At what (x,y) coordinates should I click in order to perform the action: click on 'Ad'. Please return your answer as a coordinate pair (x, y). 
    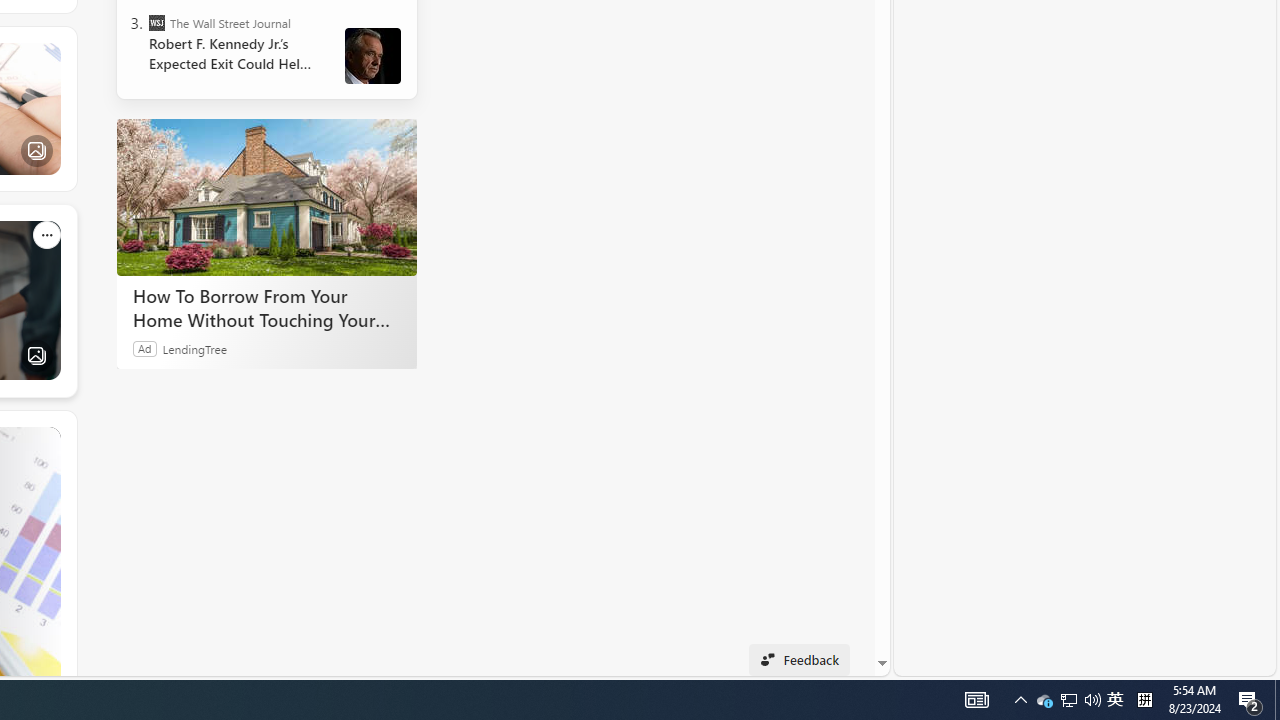
    Looking at the image, I should click on (144, 347).